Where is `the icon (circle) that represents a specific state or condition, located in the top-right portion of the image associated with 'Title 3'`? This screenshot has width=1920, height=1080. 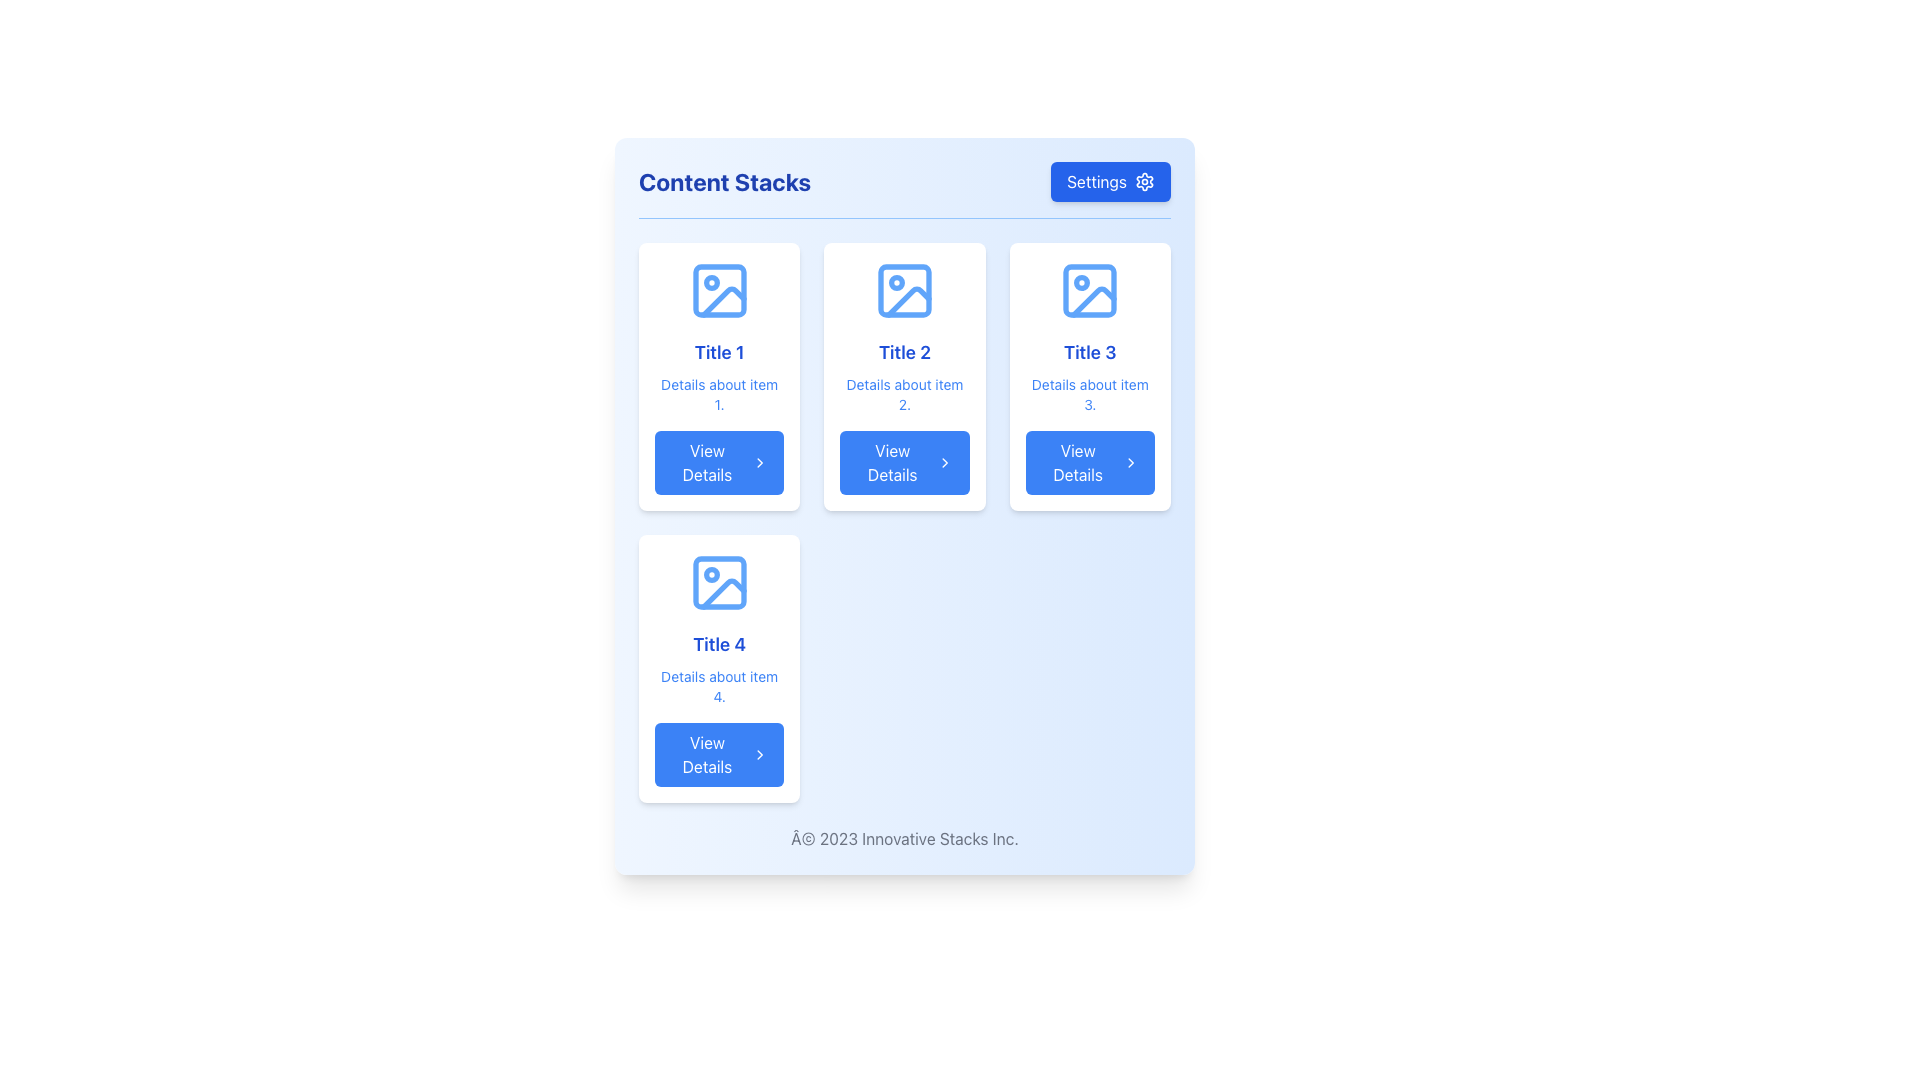 the icon (circle) that represents a specific state or condition, located in the top-right portion of the image associated with 'Title 3' is located at coordinates (1081, 282).